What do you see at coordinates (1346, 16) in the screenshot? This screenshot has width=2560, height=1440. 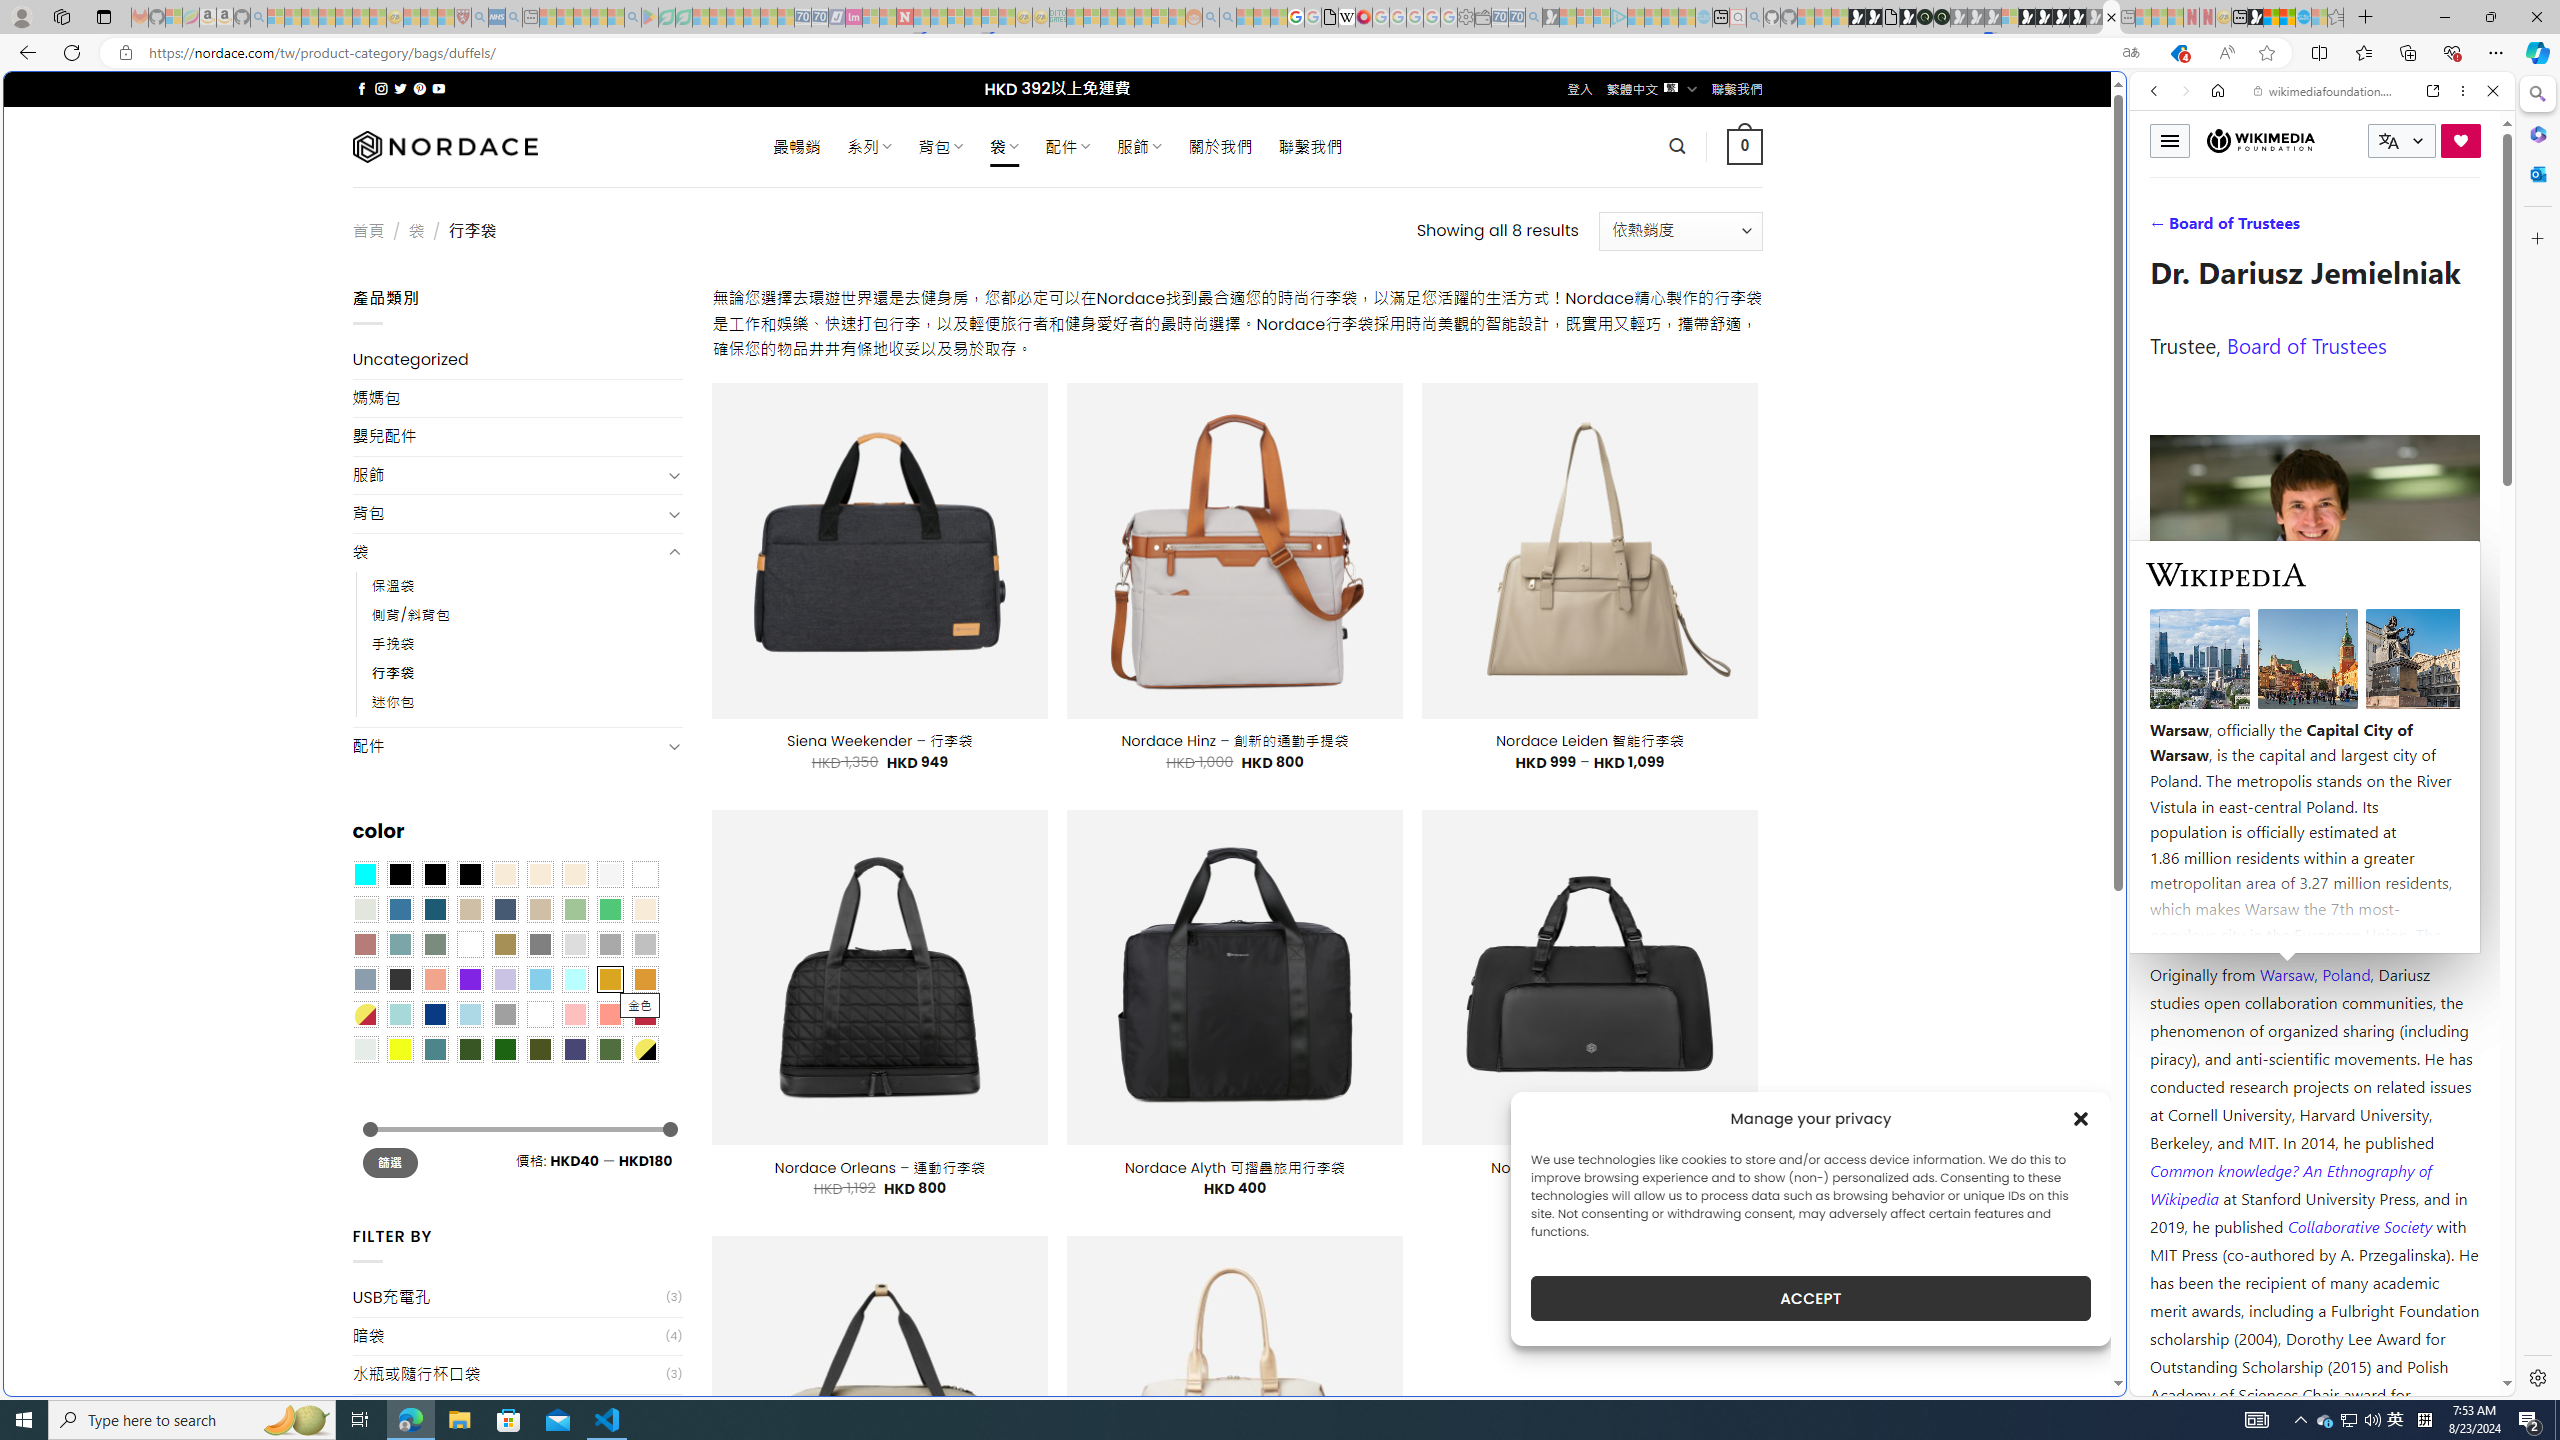 I see `'Target page - Wikipedia'` at bounding box center [1346, 16].